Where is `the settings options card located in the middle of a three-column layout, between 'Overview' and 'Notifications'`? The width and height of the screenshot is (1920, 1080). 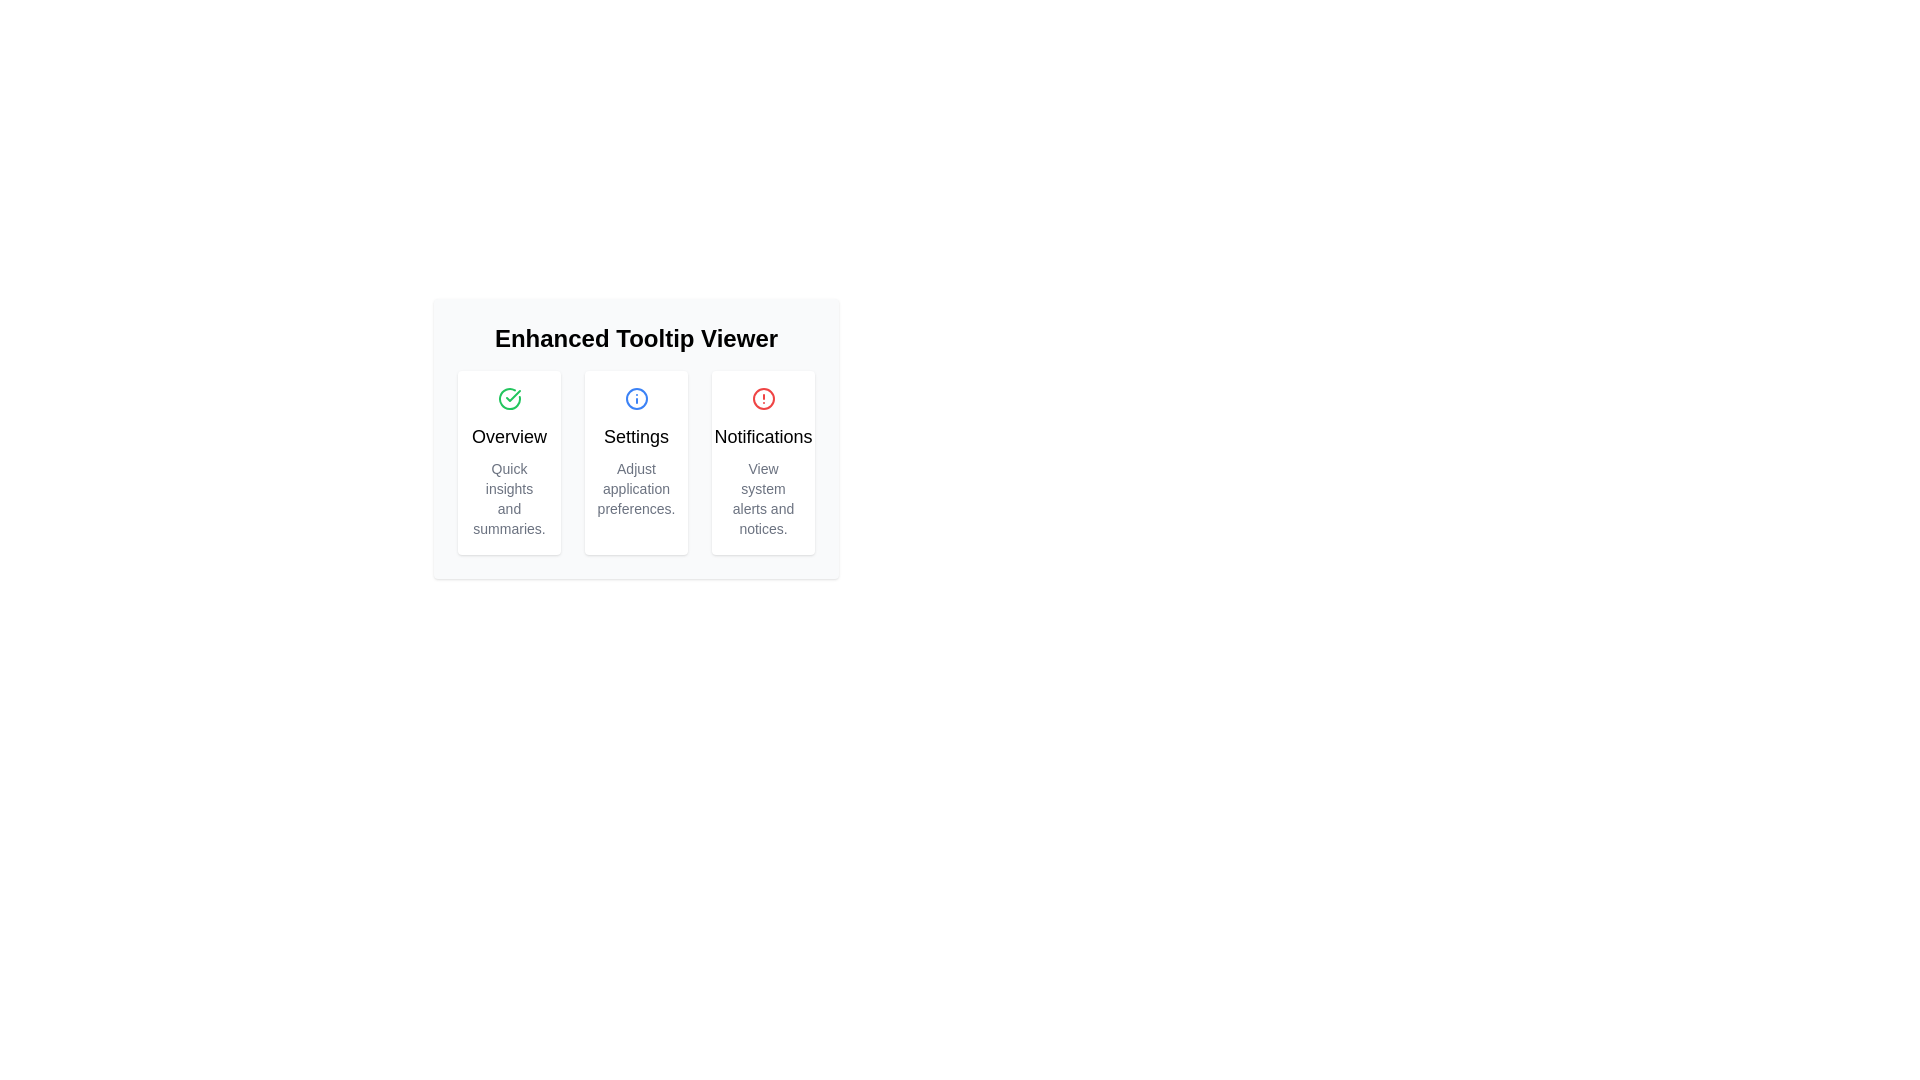 the settings options card located in the middle of a three-column layout, between 'Overview' and 'Notifications' is located at coordinates (635, 462).